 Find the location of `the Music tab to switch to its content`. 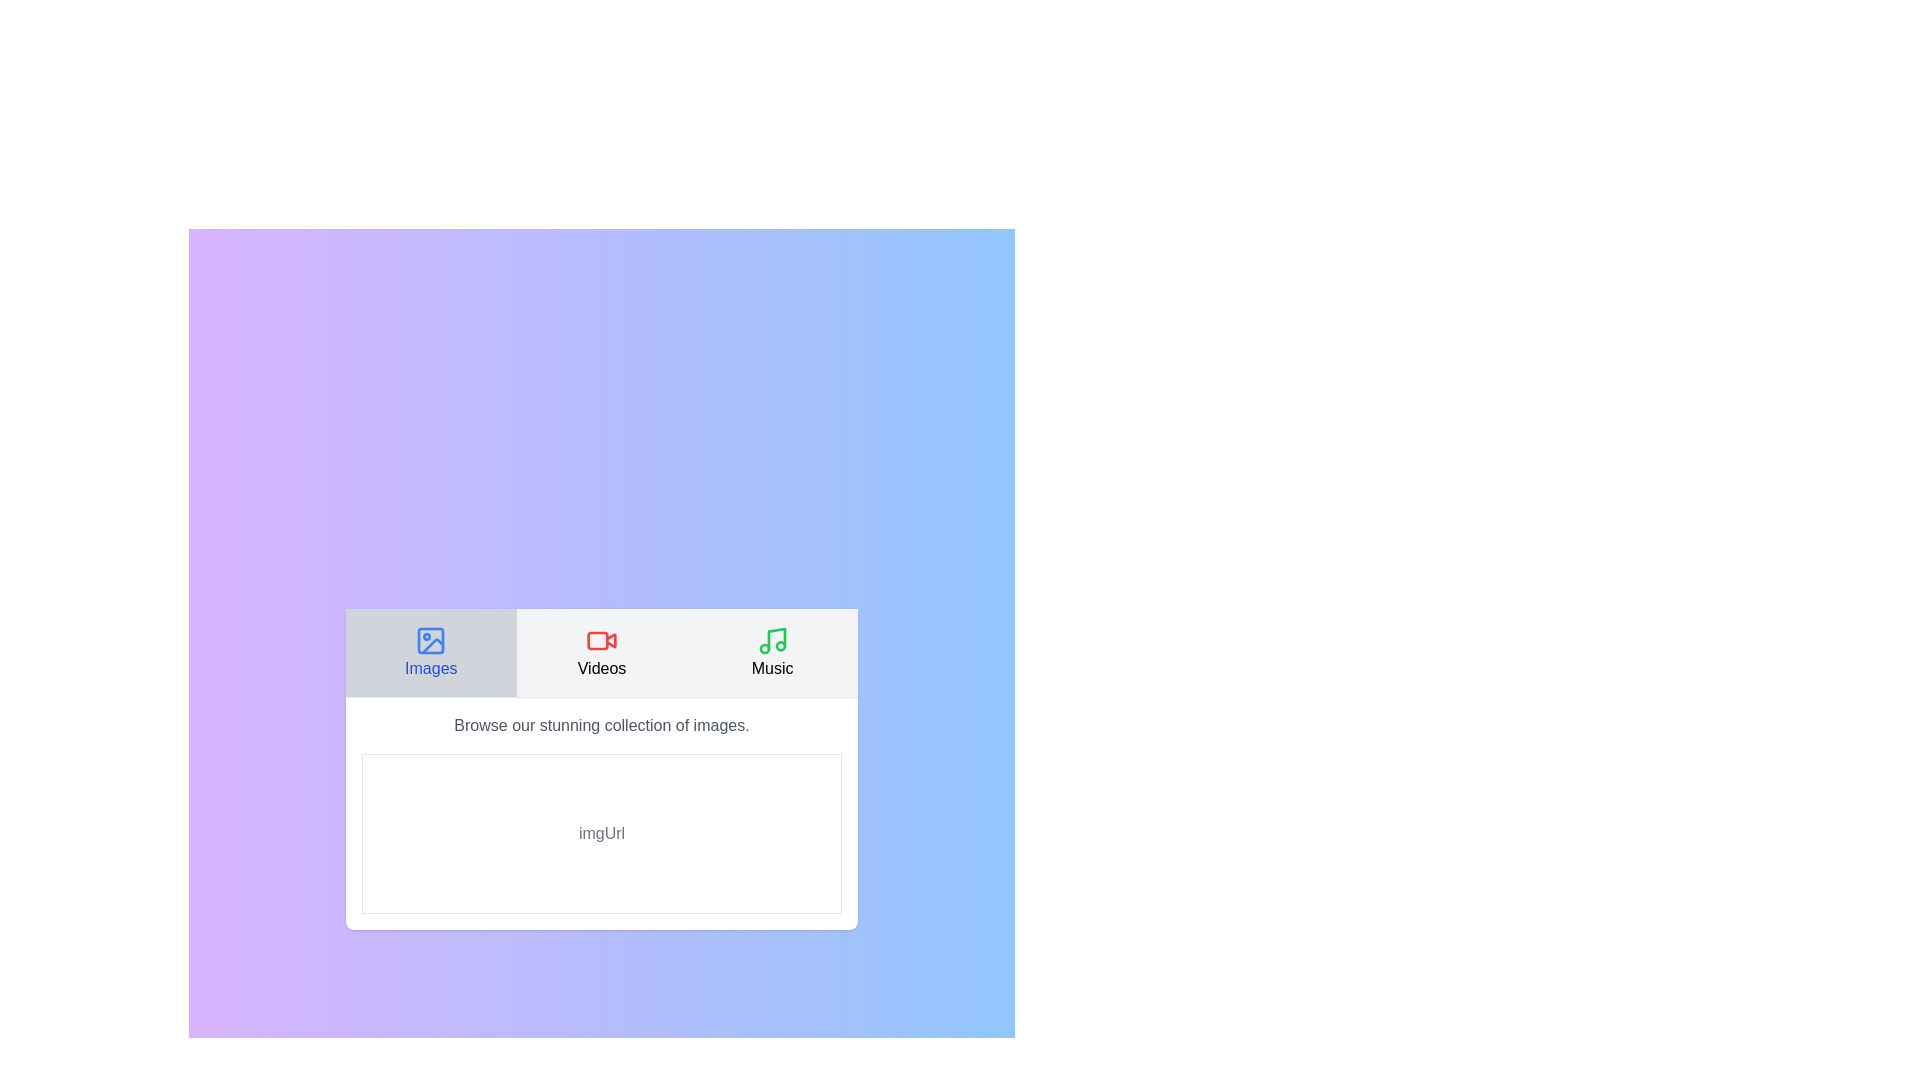

the Music tab to switch to its content is located at coordinates (771, 652).